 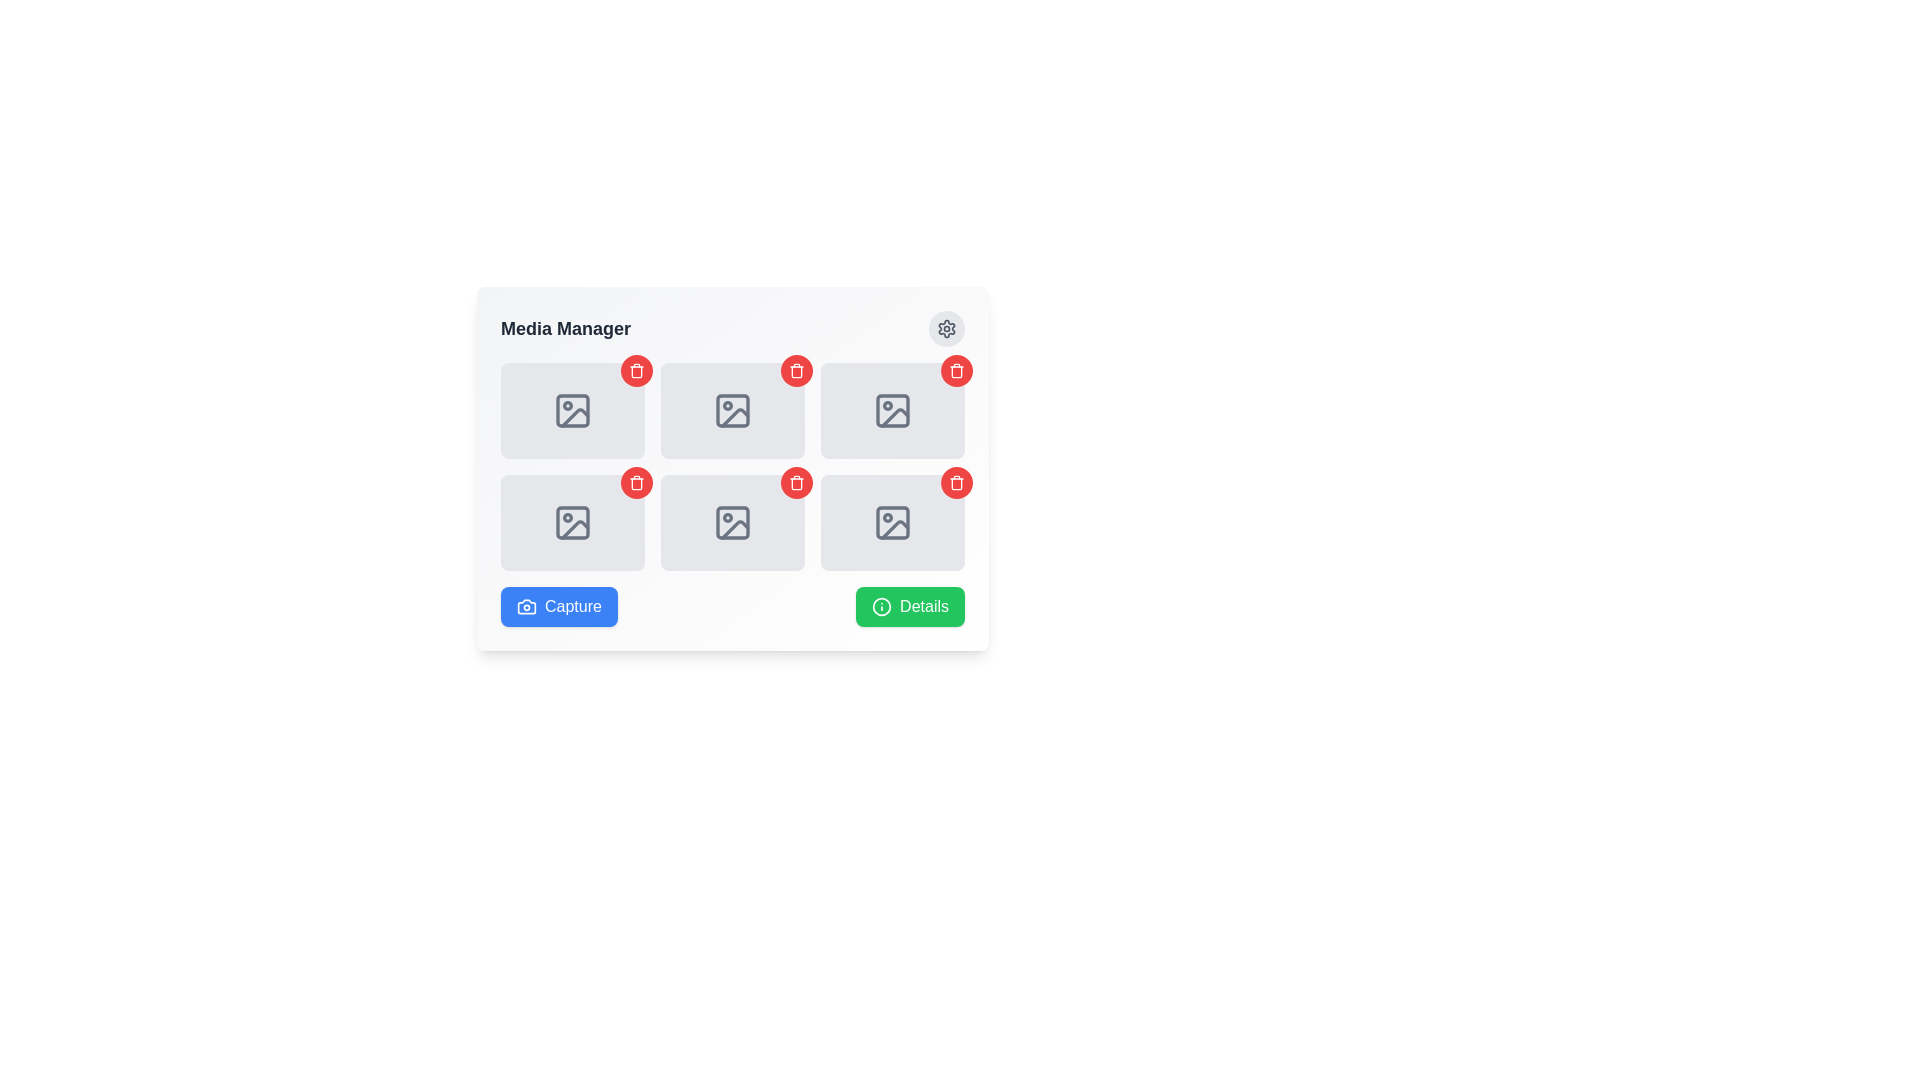 What do you see at coordinates (574, 416) in the screenshot?
I see `the Graphic Icon that serves as a placeholder for an image in the top-left cell of the grid layout in the 'Media Manager' section` at bounding box center [574, 416].